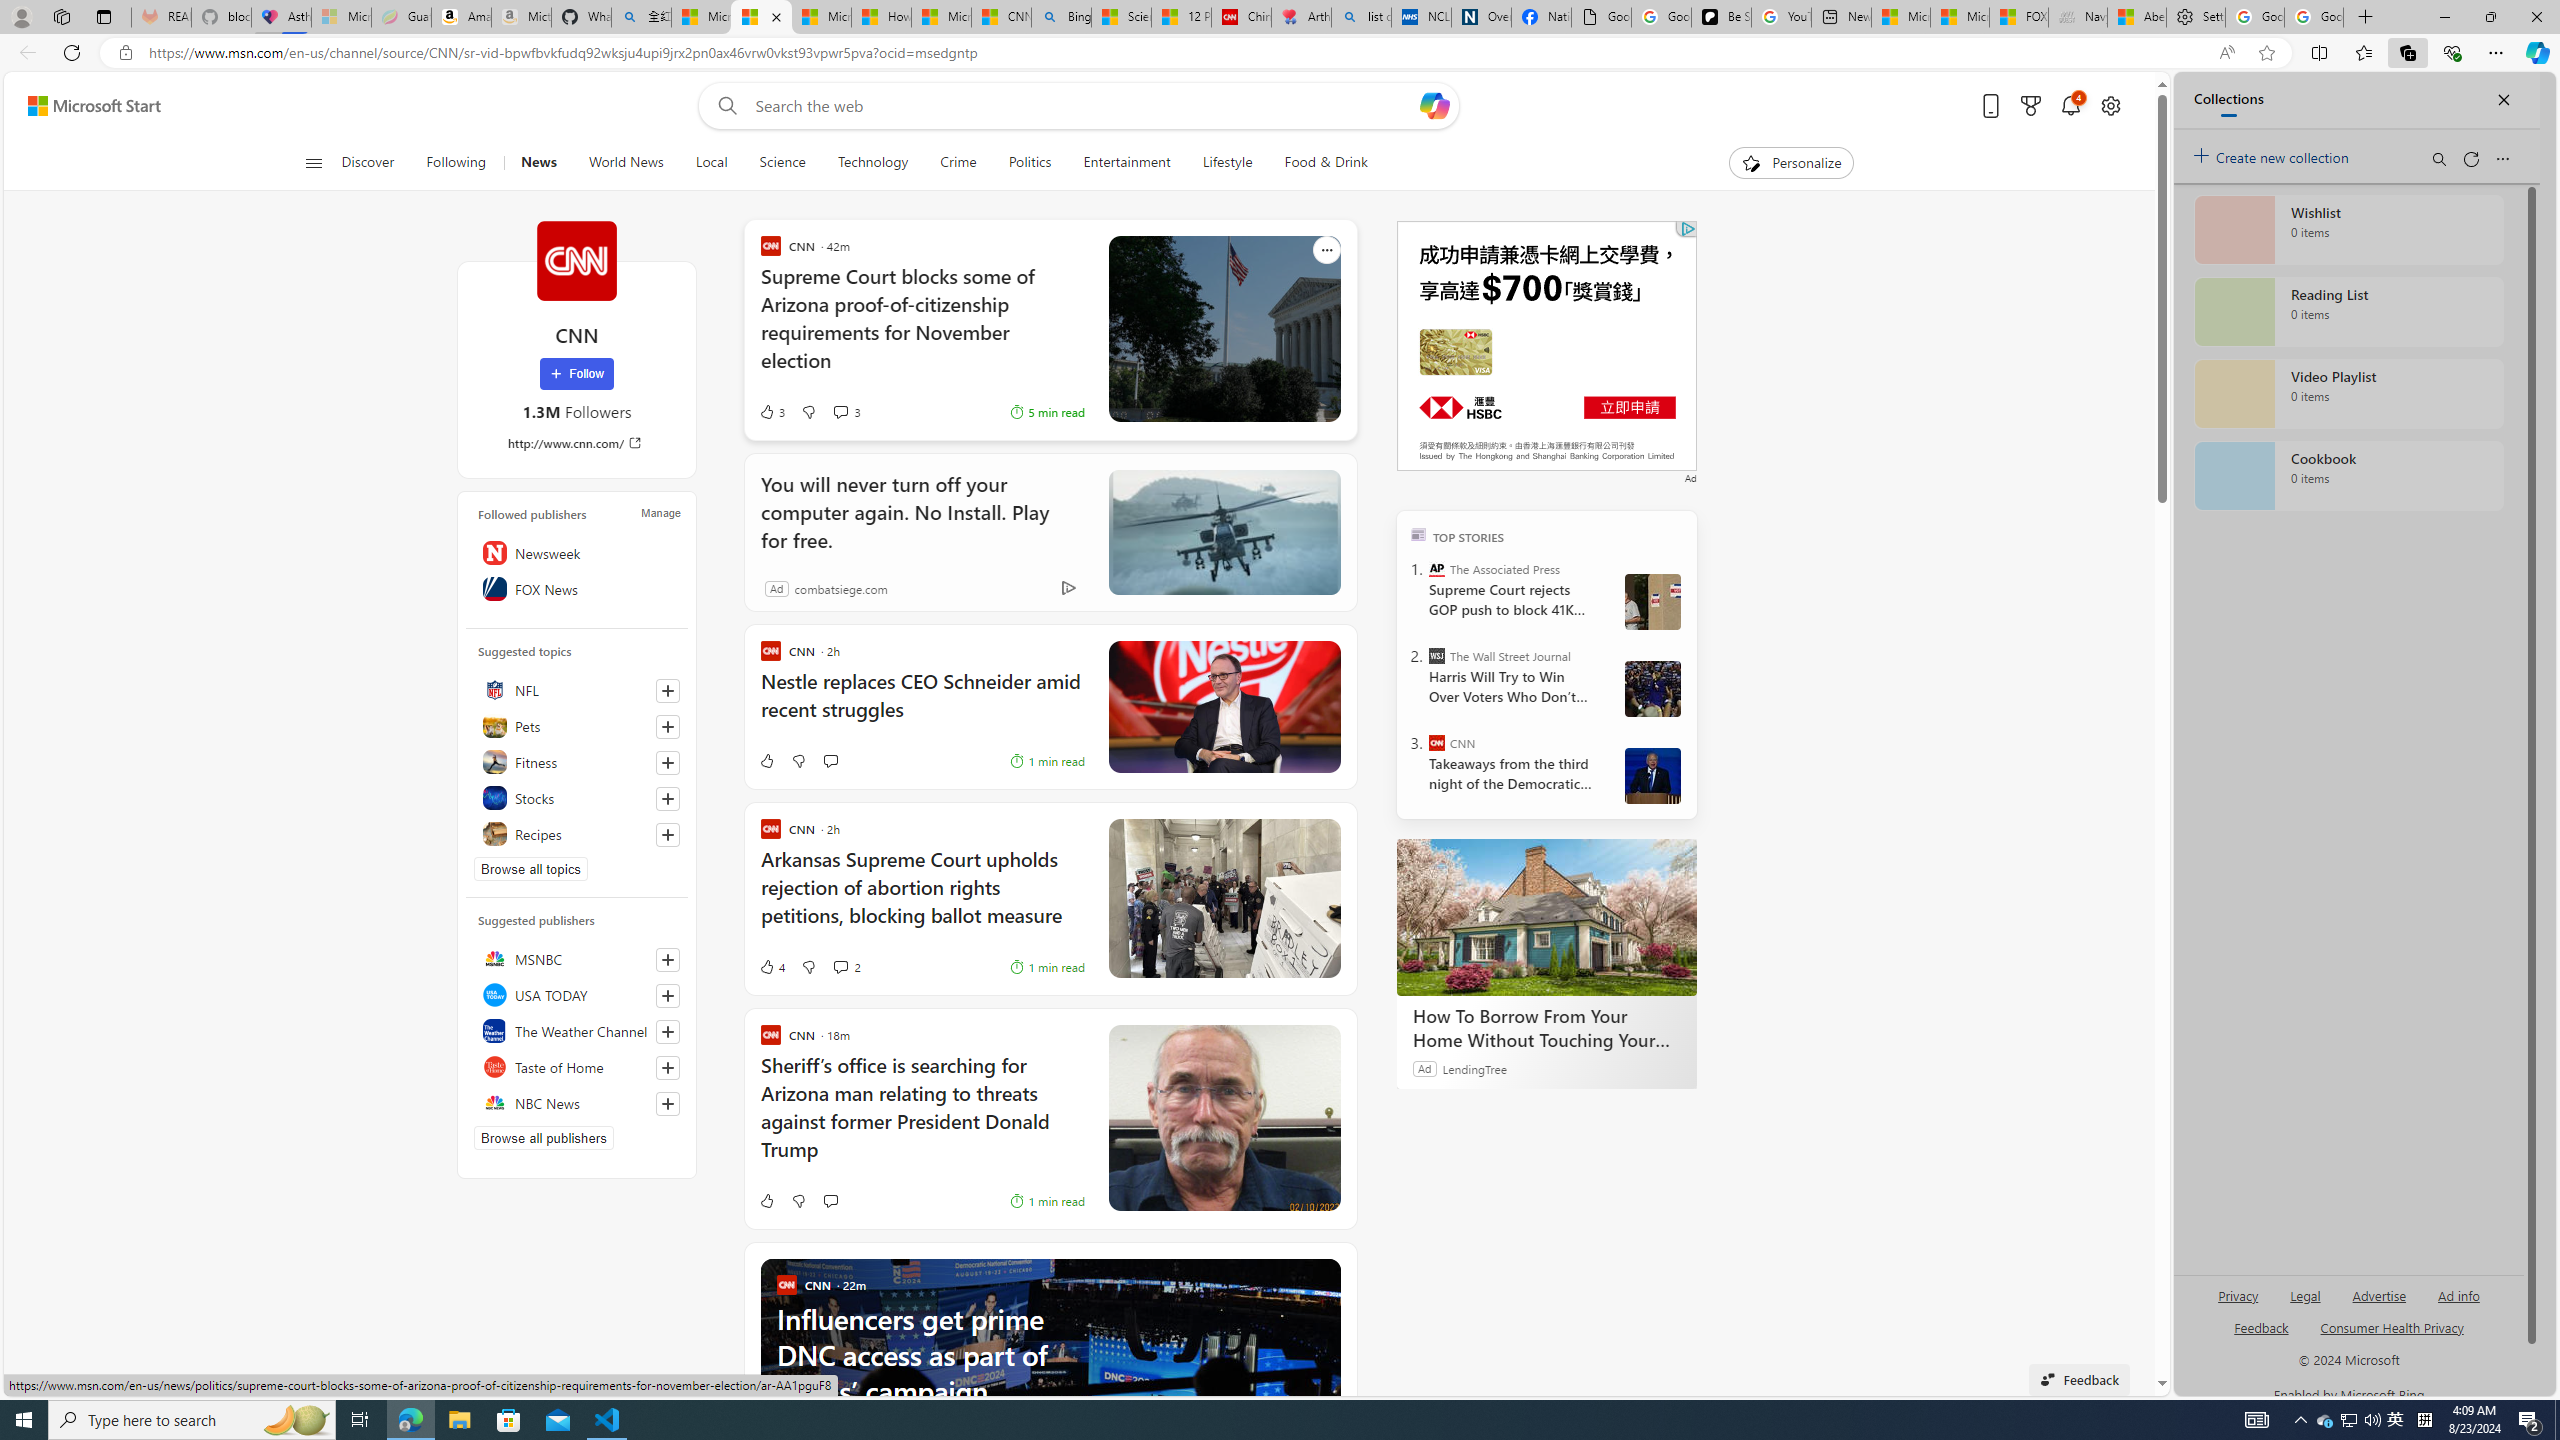 The width and height of the screenshot is (2560, 1440). Describe the element at coordinates (1030, 162) in the screenshot. I see `'Politics'` at that location.